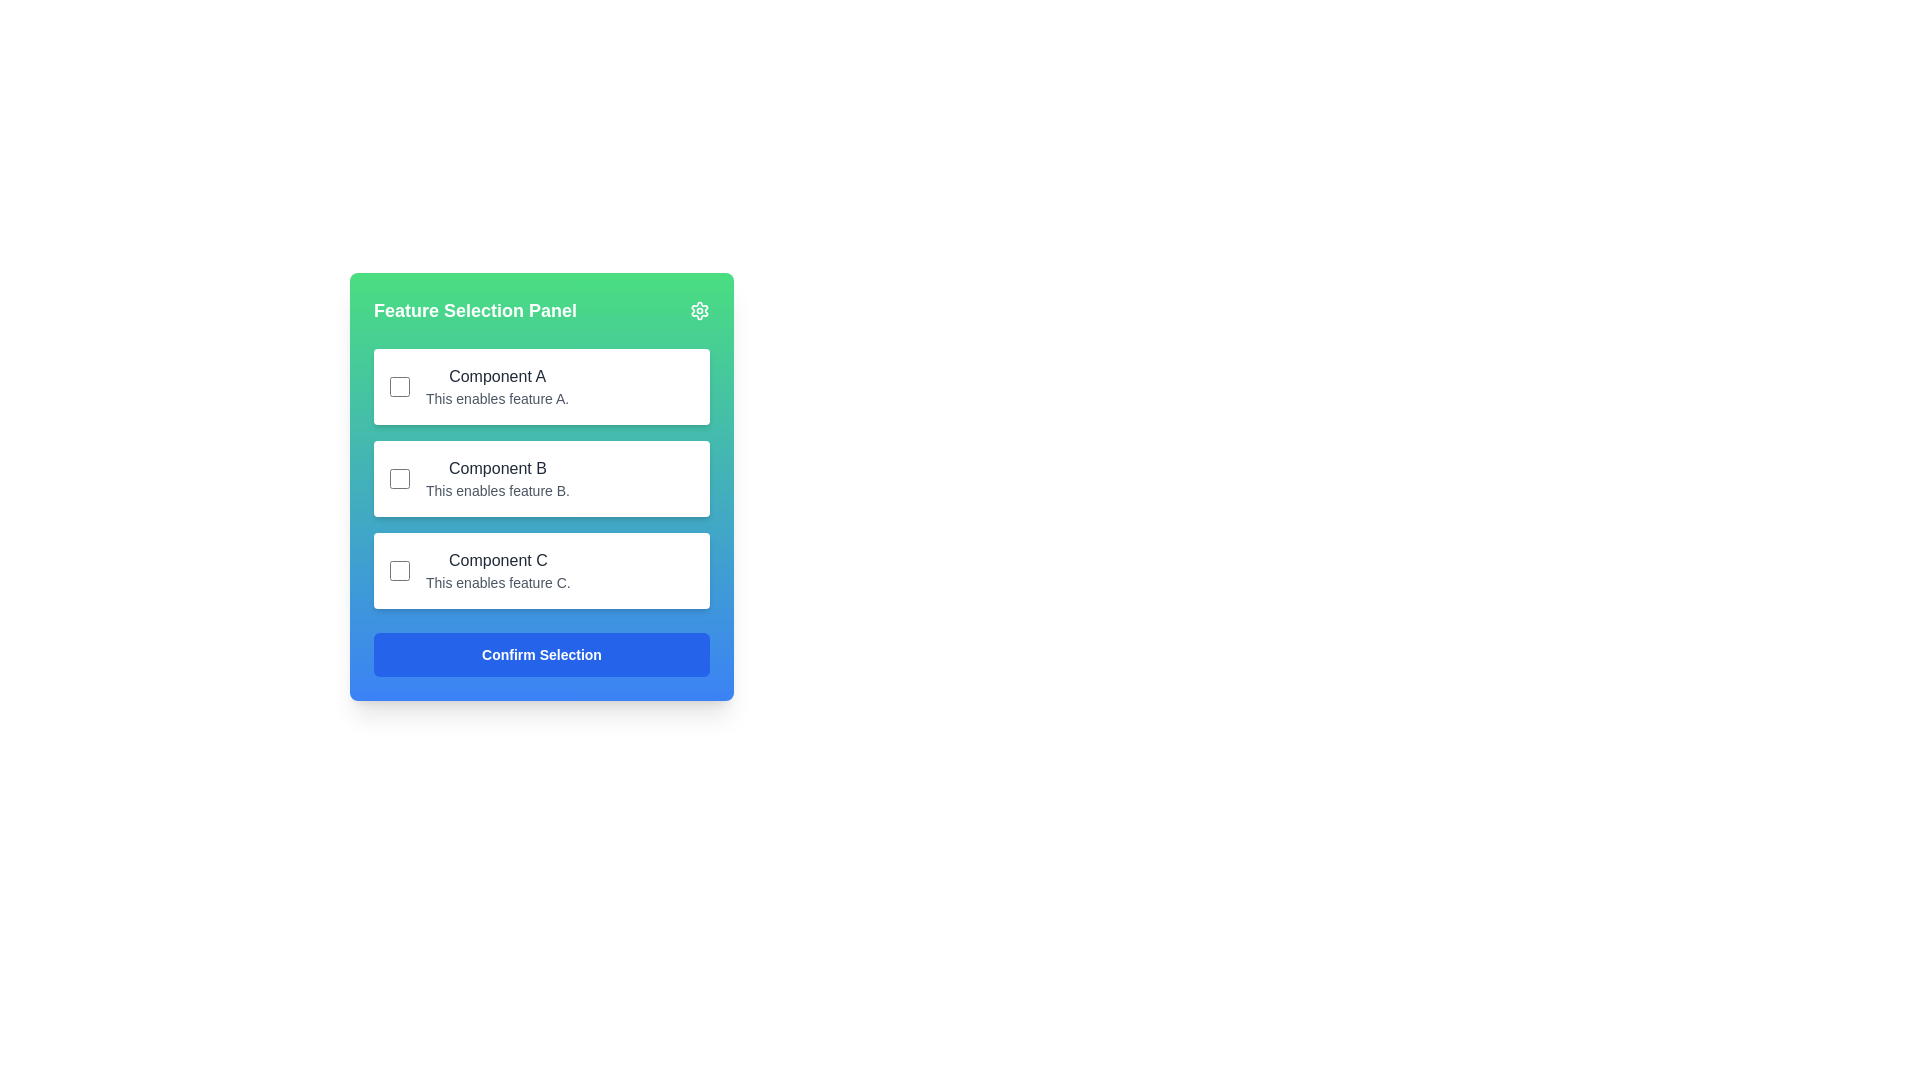  Describe the element at coordinates (497, 398) in the screenshot. I see `the Text label that describes the feature for 'Component A' in the Feature Selection Panel, located in the second row and aligned to the left of the corresponding checkbox` at that location.